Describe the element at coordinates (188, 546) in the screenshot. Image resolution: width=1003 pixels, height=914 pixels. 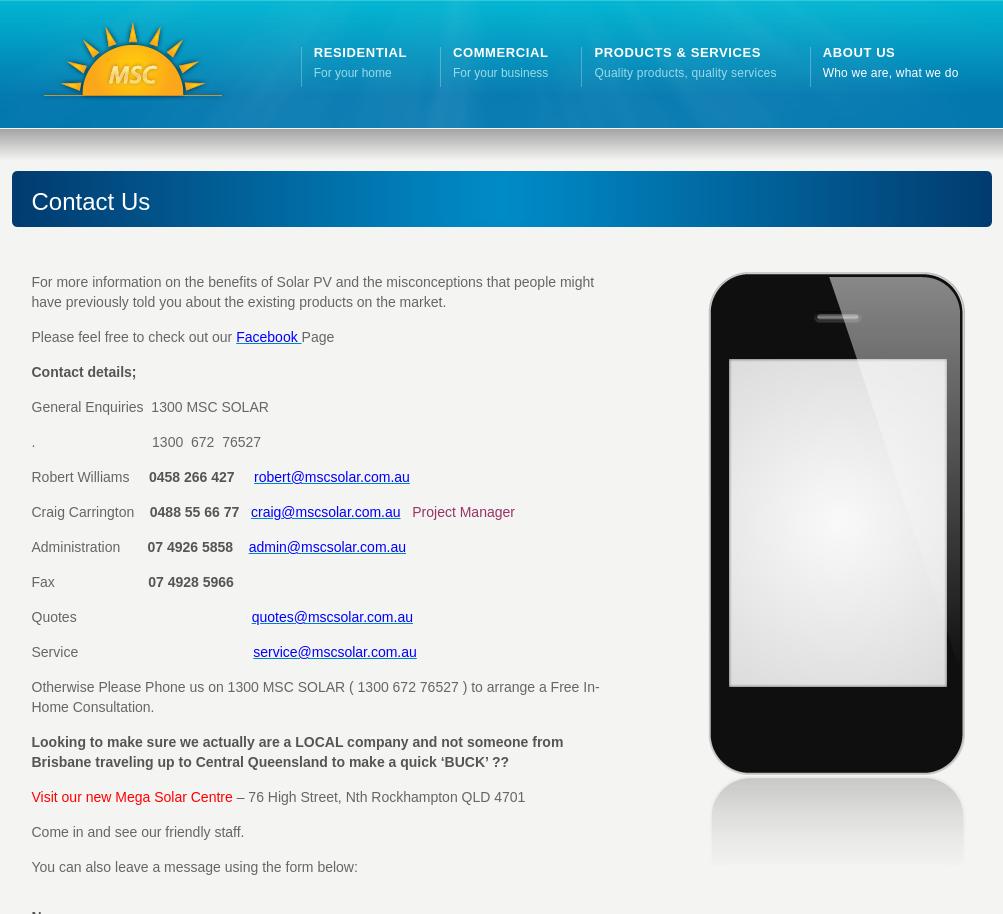
I see `'07 4926 5858'` at that location.